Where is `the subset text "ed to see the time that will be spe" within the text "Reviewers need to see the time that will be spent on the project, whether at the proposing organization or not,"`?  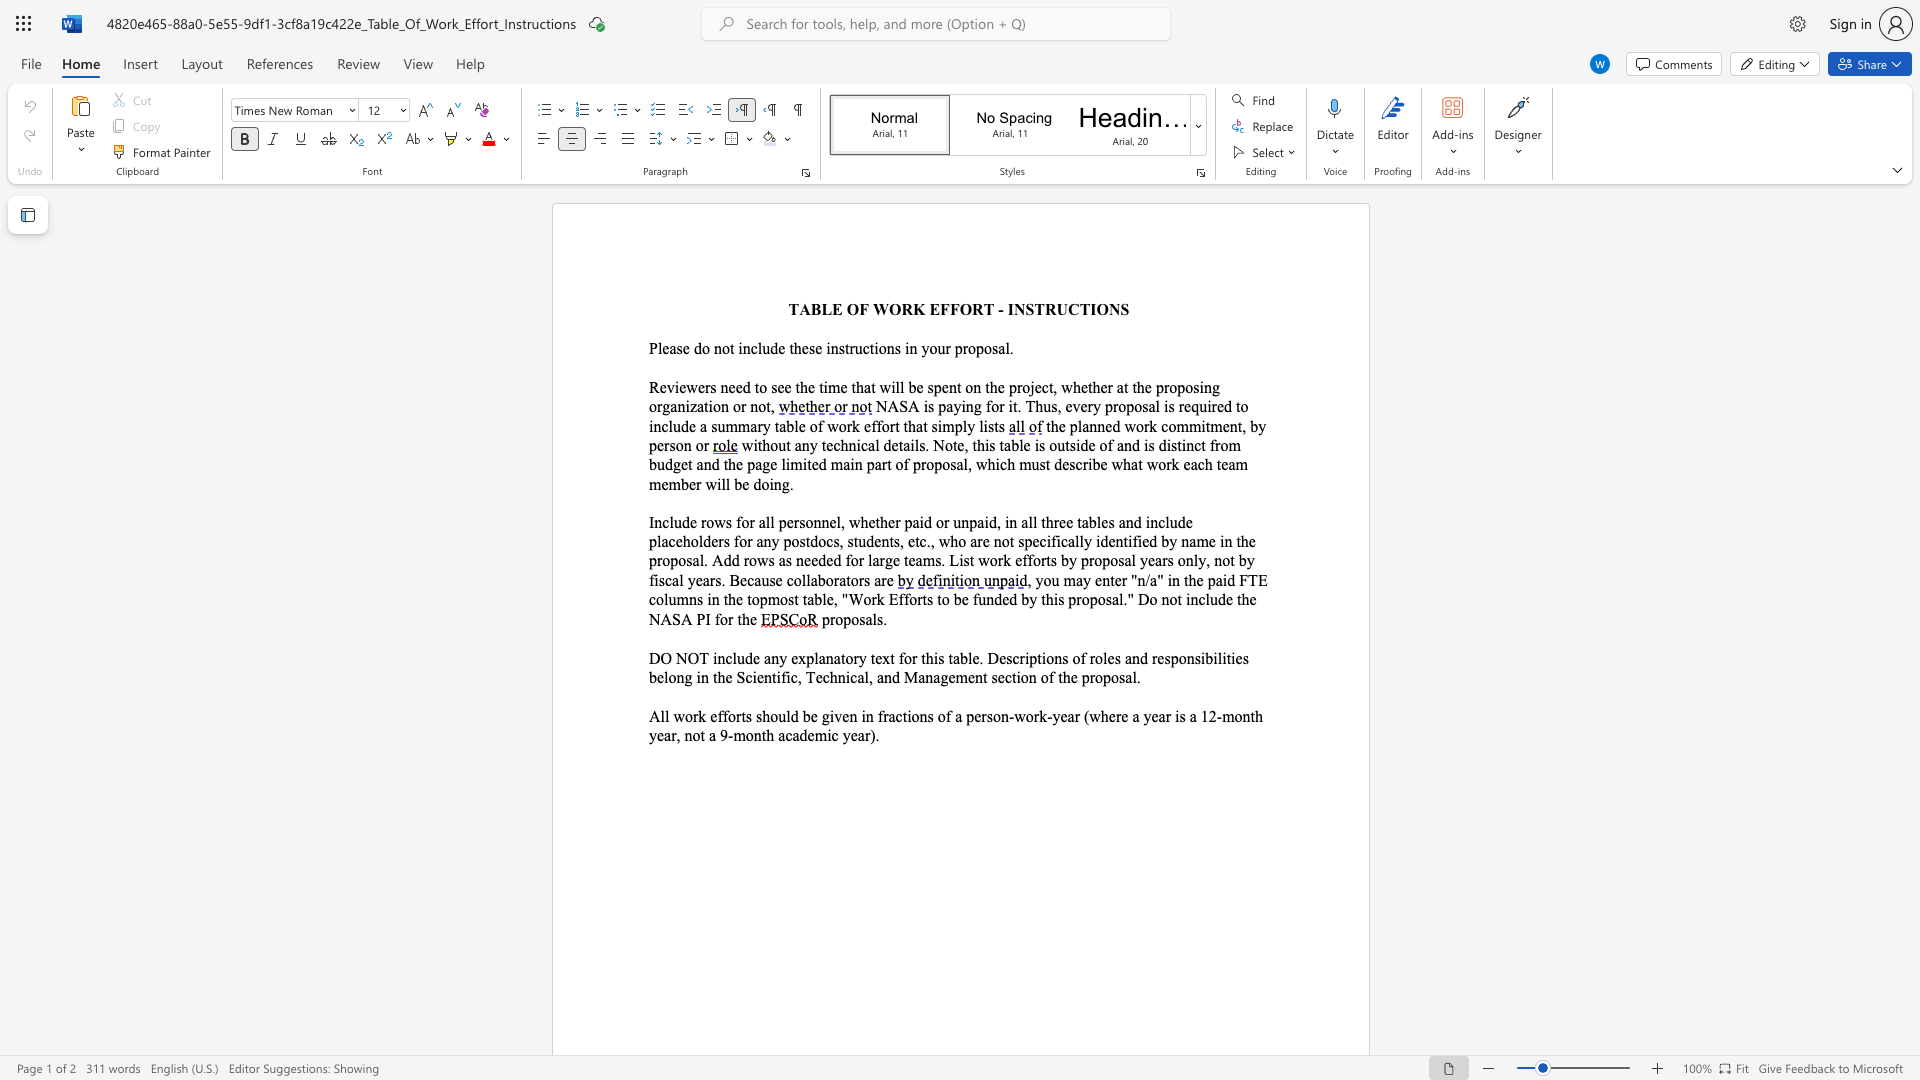 the subset text "ed to see the time that will be spe" within the text "Reviewers need to see the time that will be spent on the project, whether at the proposing organization or not," is located at coordinates (734, 387).